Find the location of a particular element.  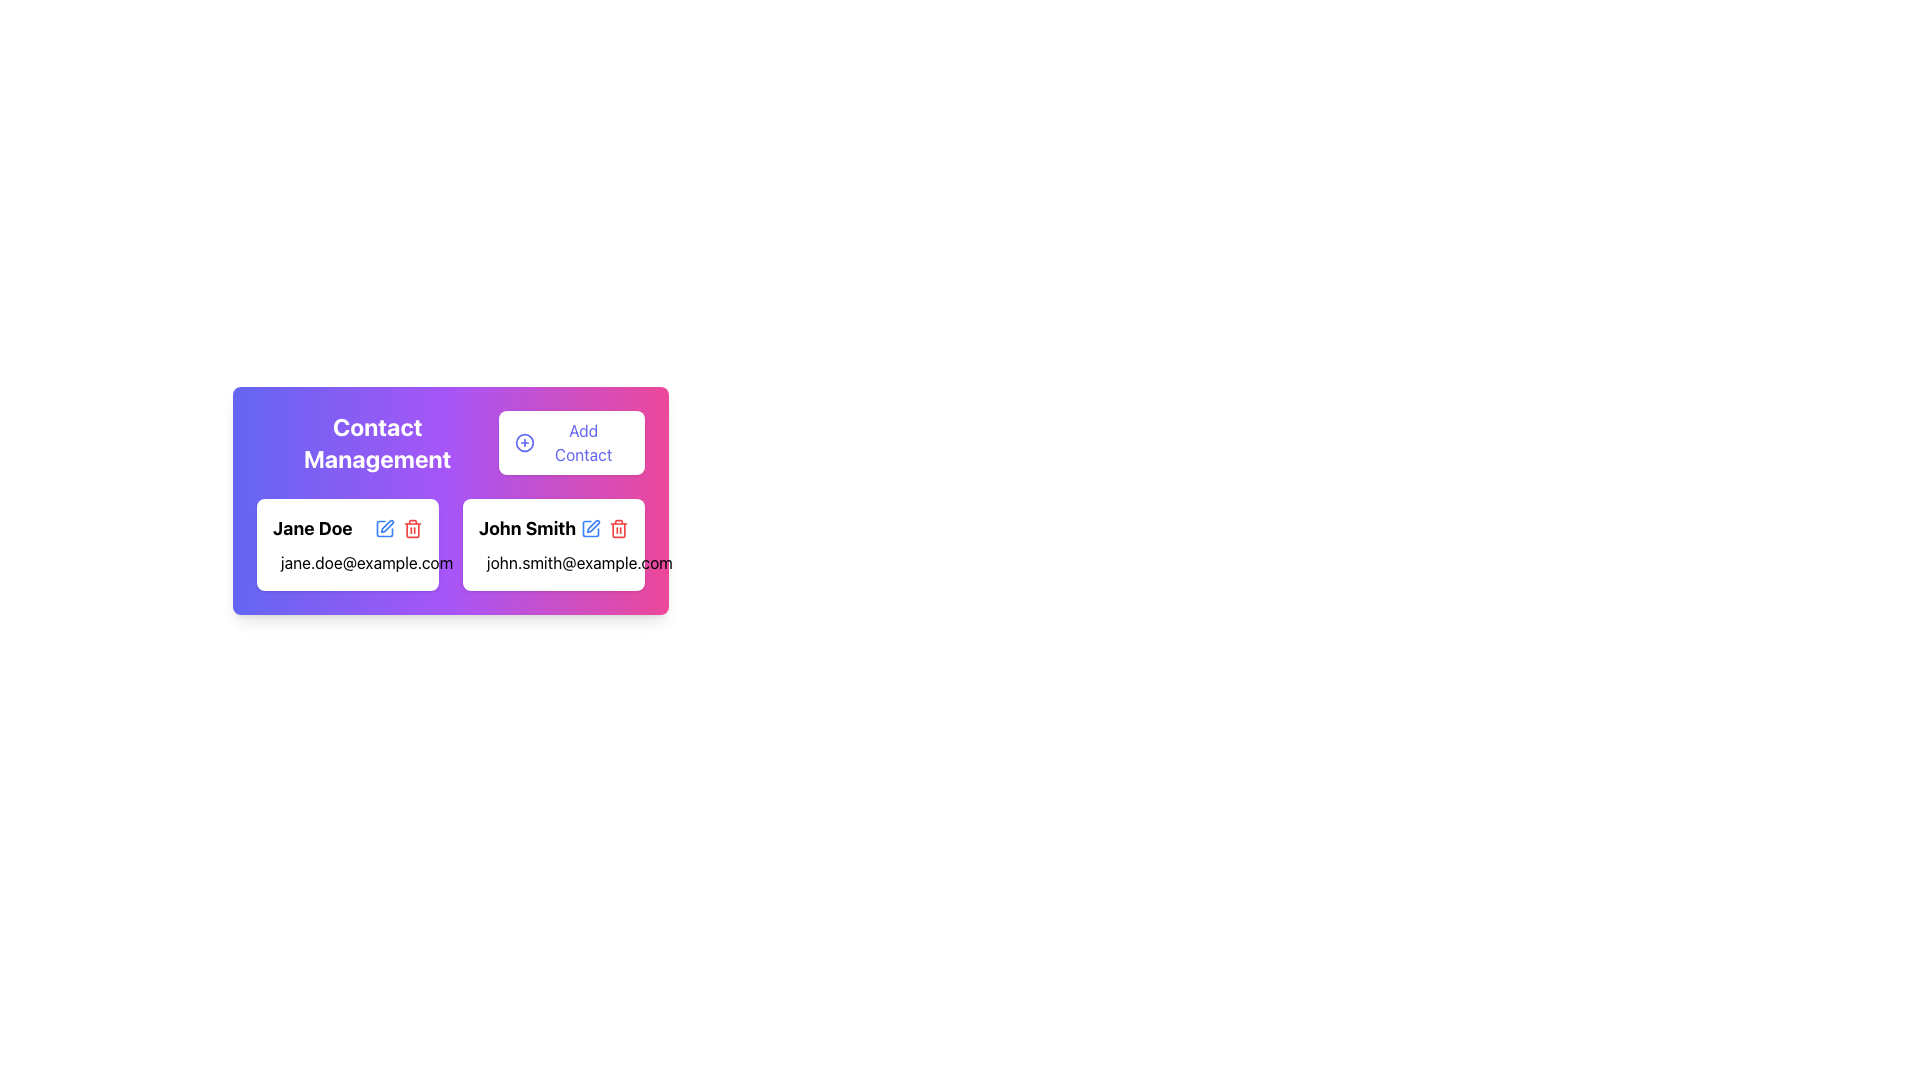

the minimalist addition icon, which is represented by a circle with a plus sign inside, located to the left of the 'Add Contact' button in the 'Contact Management' card is located at coordinates (524, 442).